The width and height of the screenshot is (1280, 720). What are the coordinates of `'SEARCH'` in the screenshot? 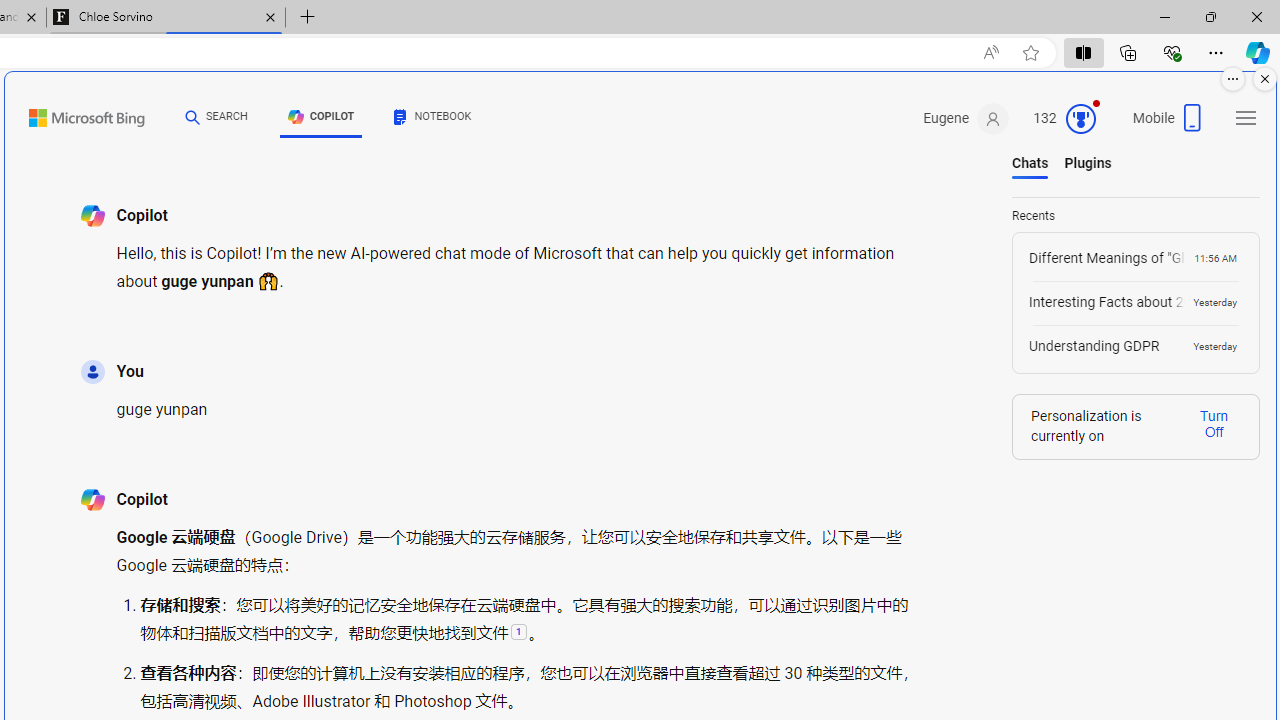 It's located at (216, 117).